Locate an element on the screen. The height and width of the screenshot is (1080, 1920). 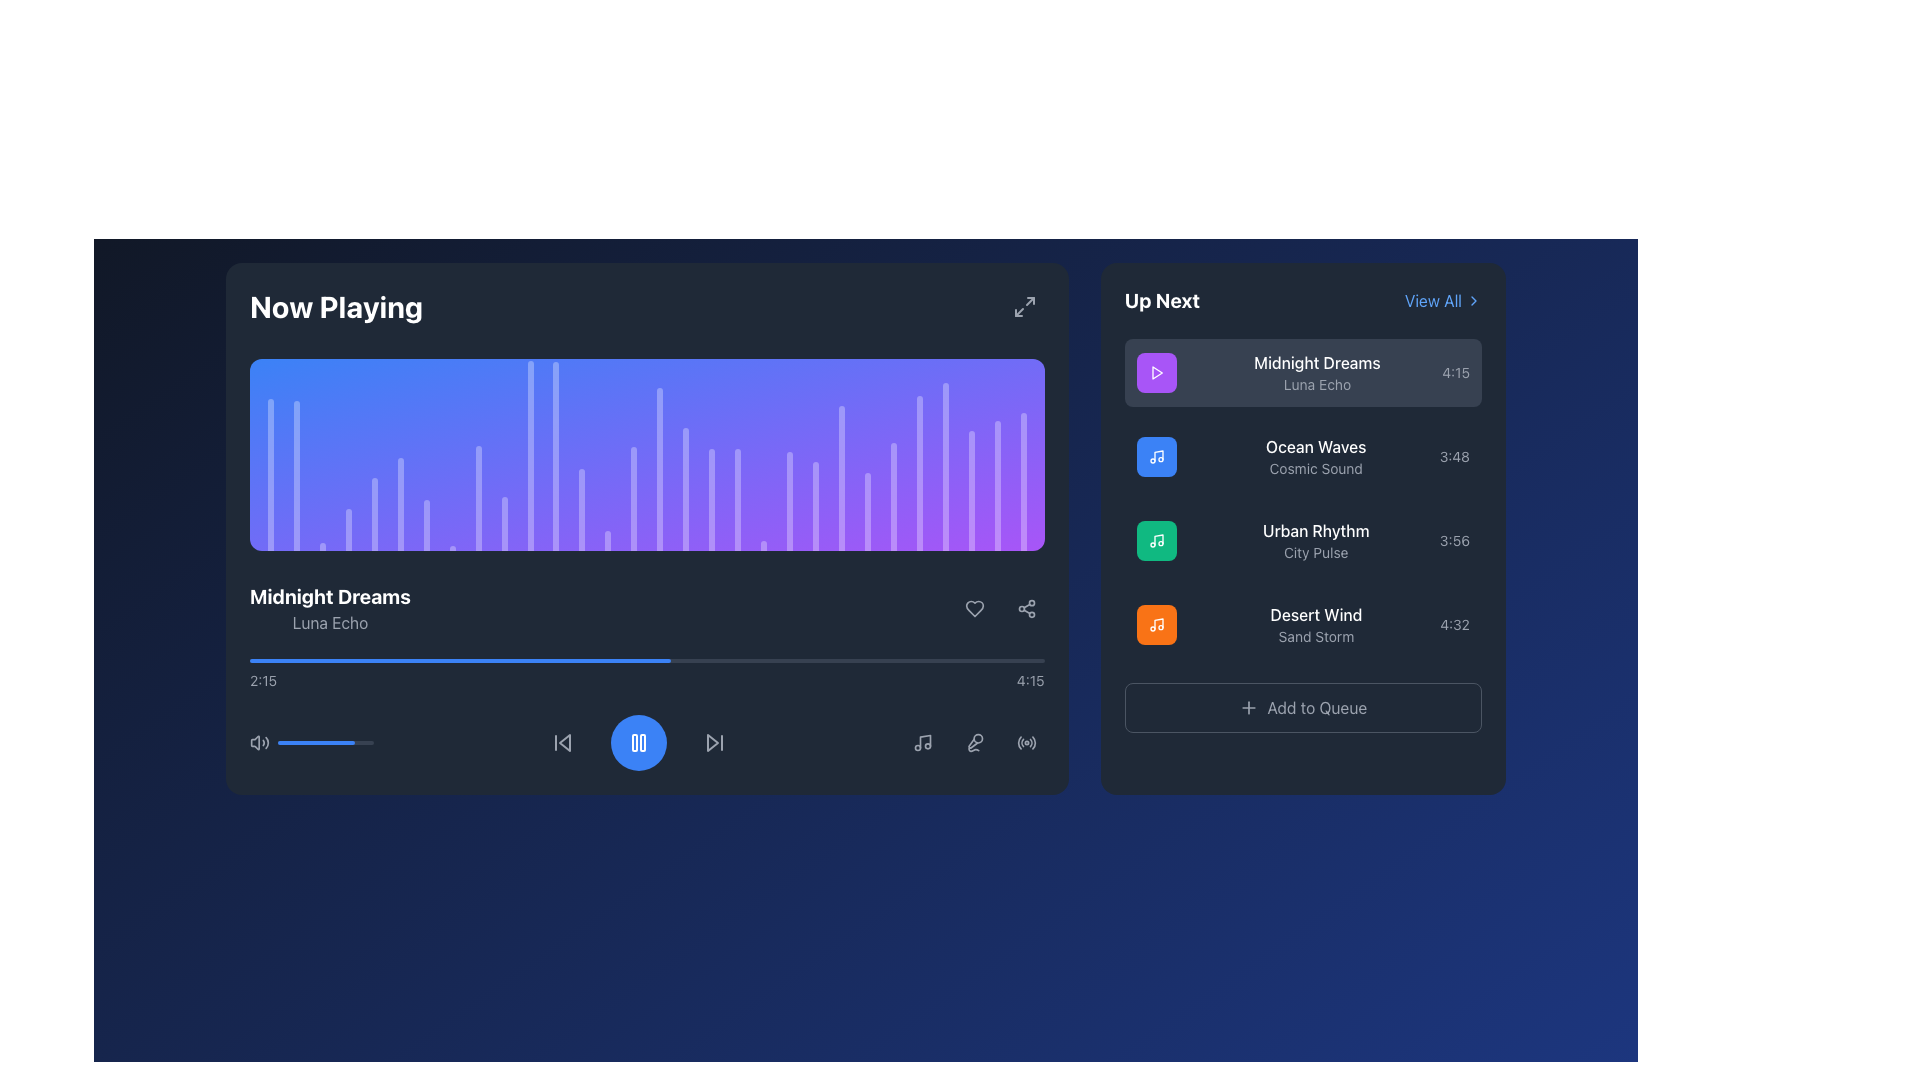
the circular sharing icon located in the bottom right corner of the 'Now Playing' section is located at coordinates (1026, 608).